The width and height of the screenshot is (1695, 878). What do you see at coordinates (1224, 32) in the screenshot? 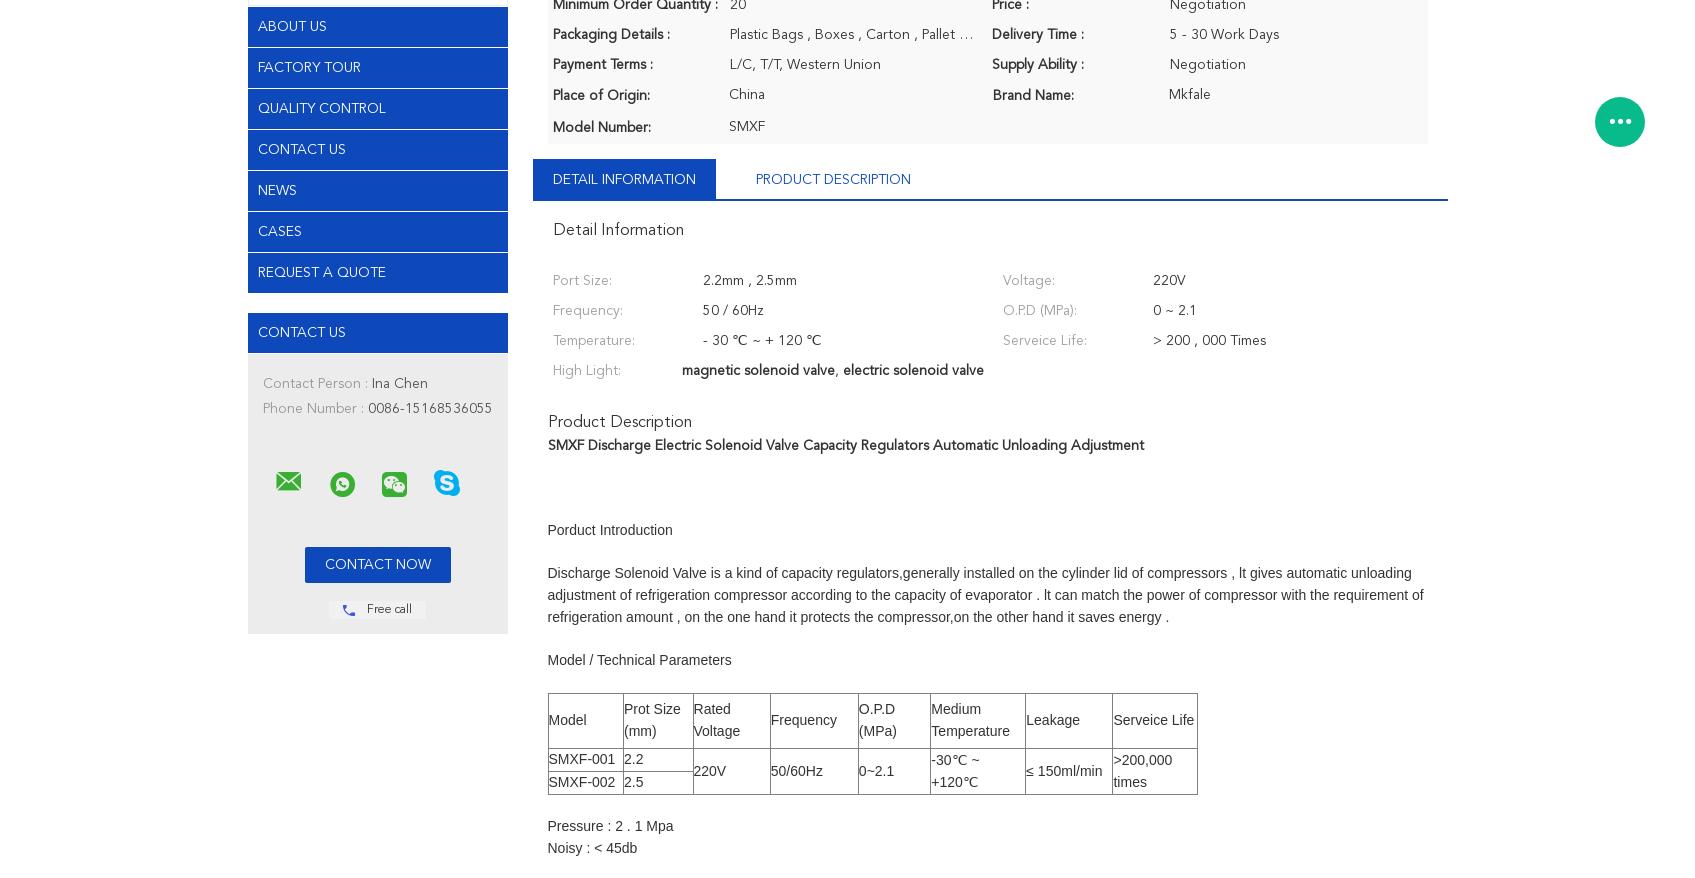
I see `'5 - 30 Work Days'` at bounding box center [1224, 32].